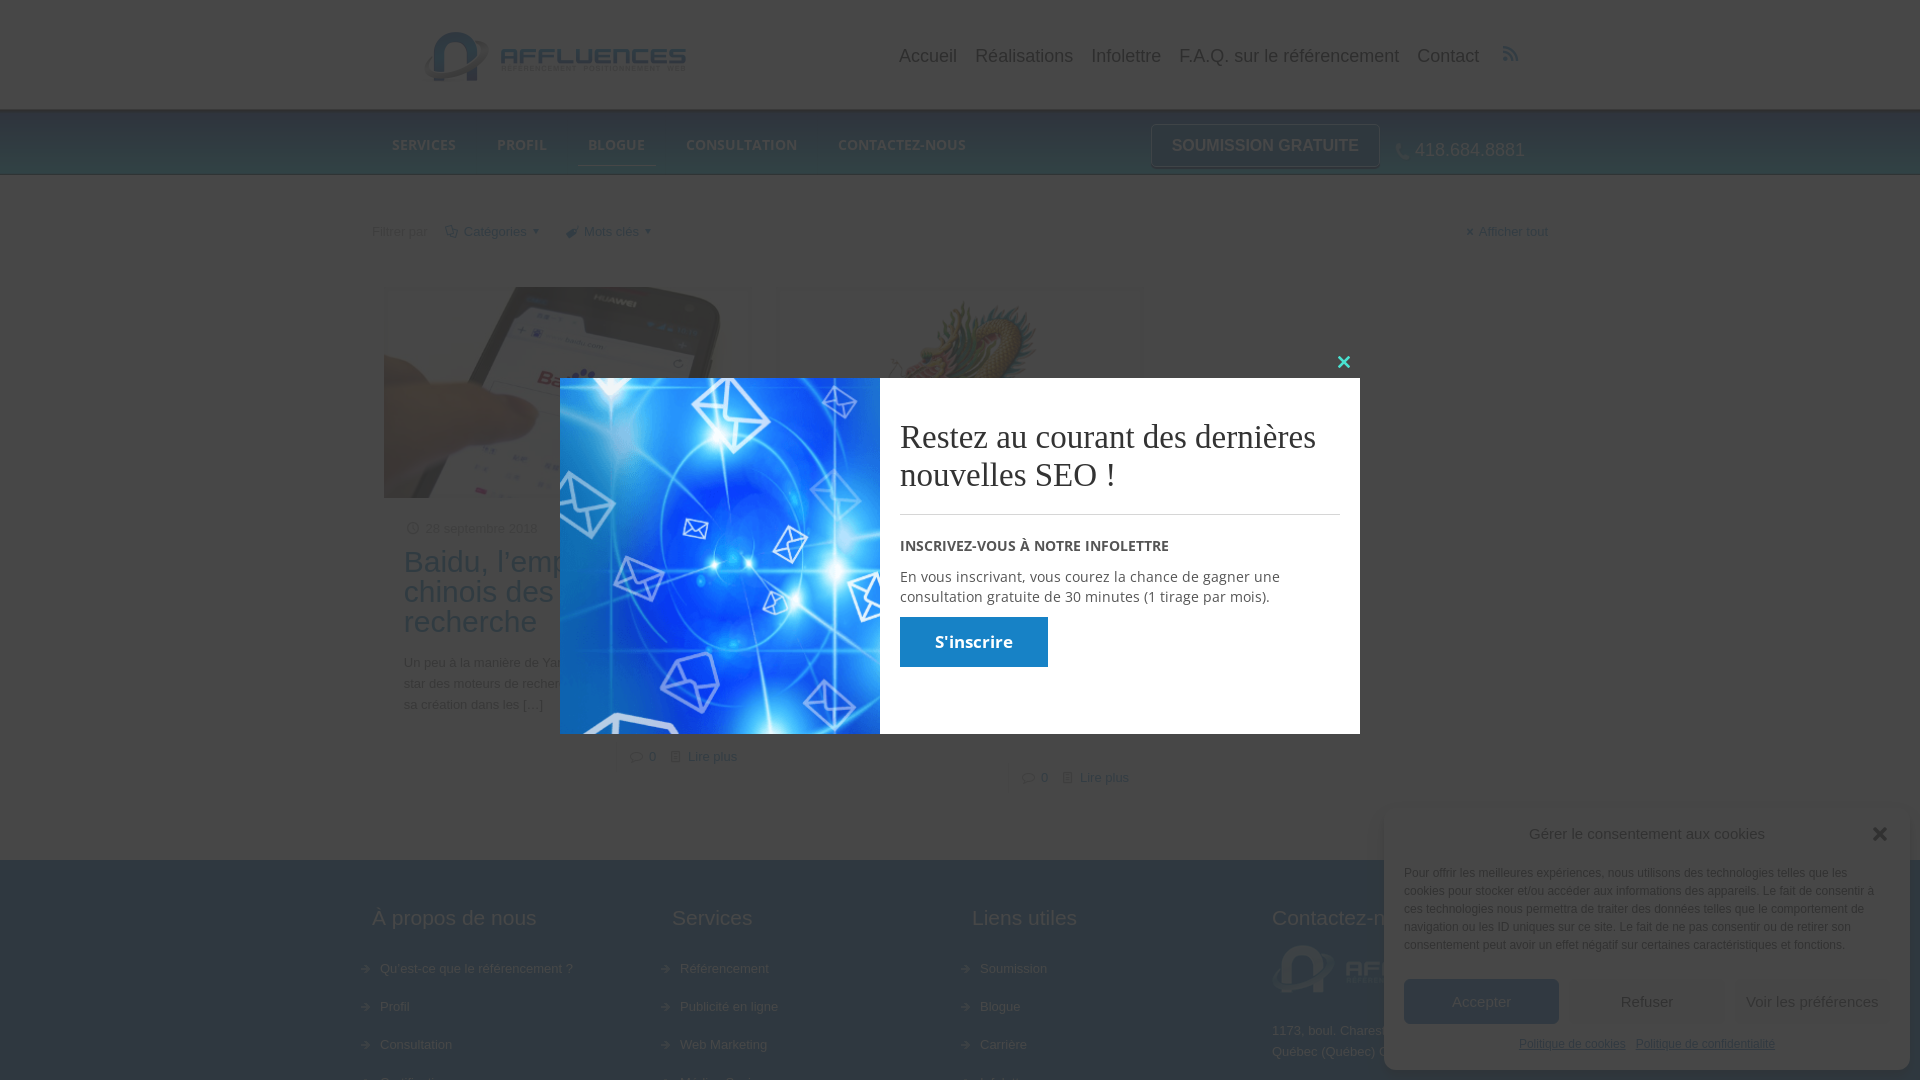 The image size is (1920, 1080). Describe the element at coordinates (377, 1044) in the screenshot. I see `'Consultation'` at that location.